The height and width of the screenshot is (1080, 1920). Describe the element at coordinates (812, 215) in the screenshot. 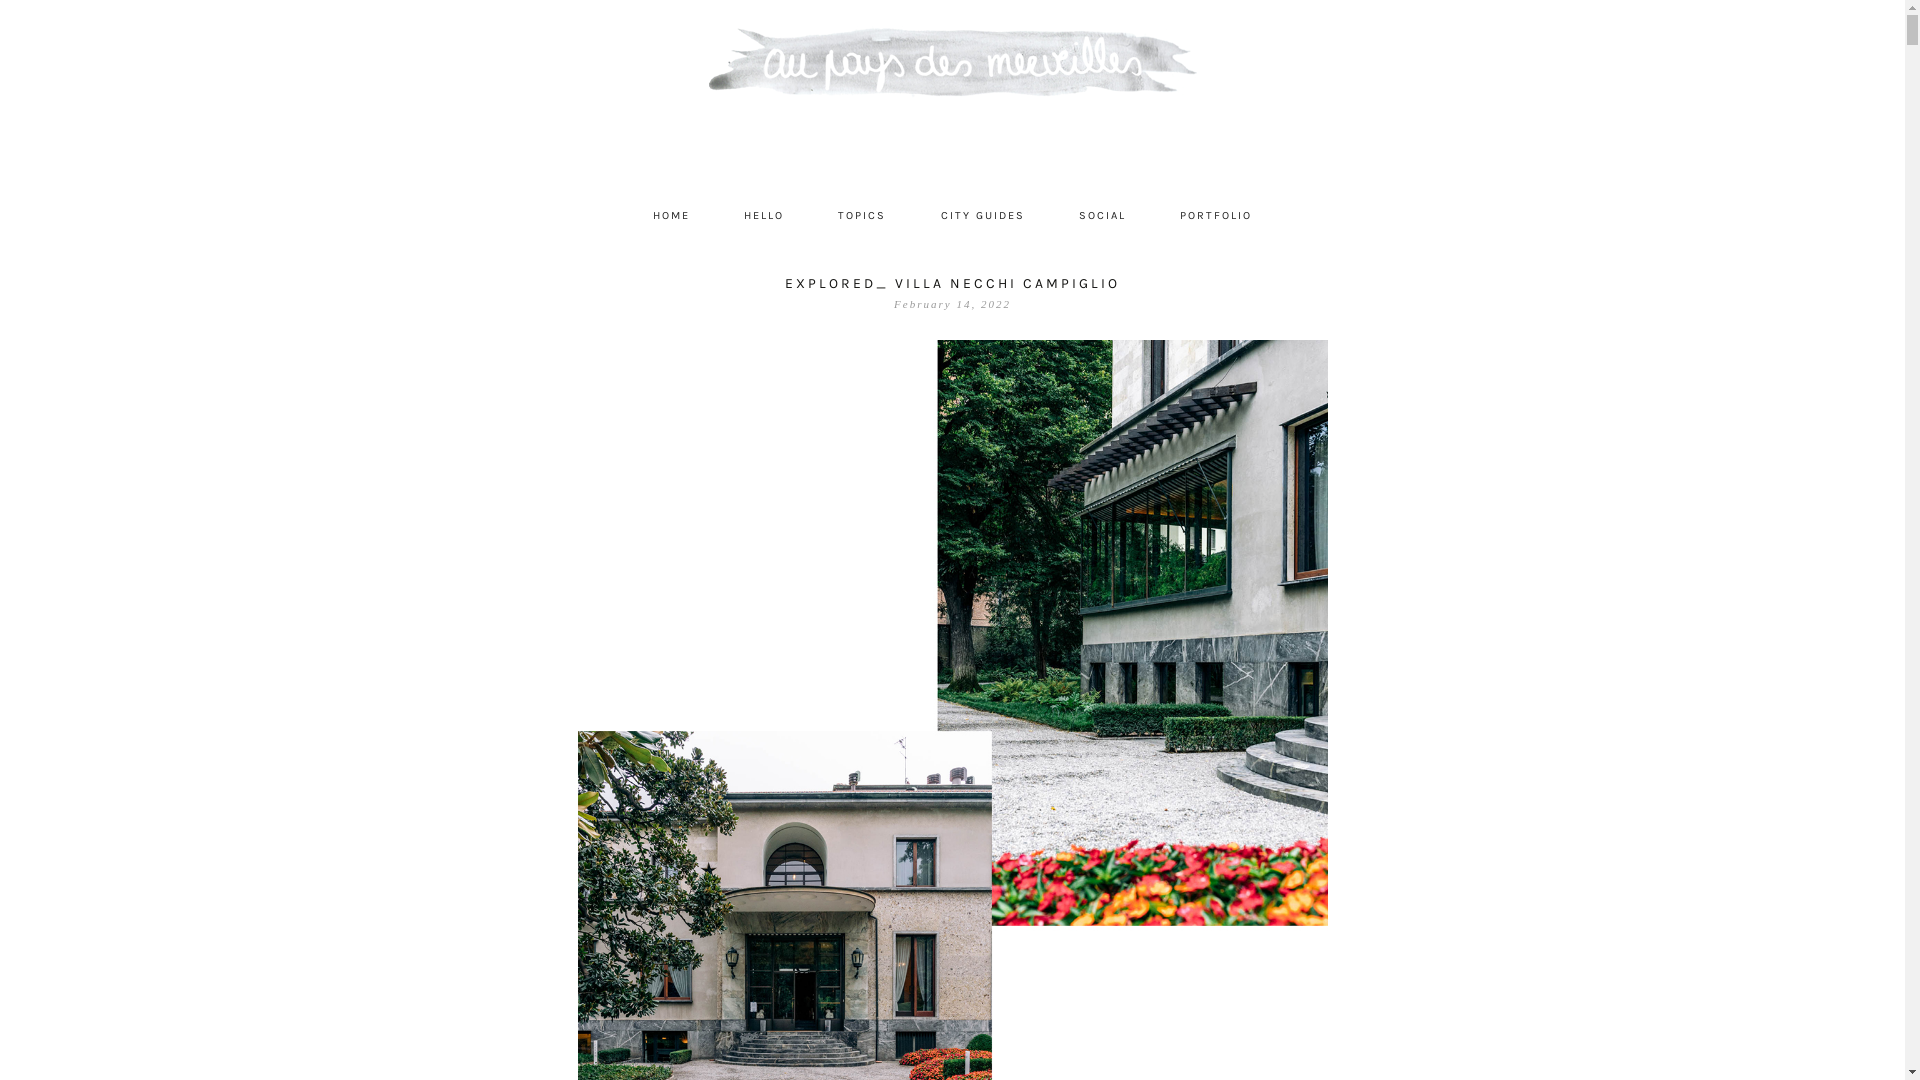

I see `'TOPICS'` at that location.